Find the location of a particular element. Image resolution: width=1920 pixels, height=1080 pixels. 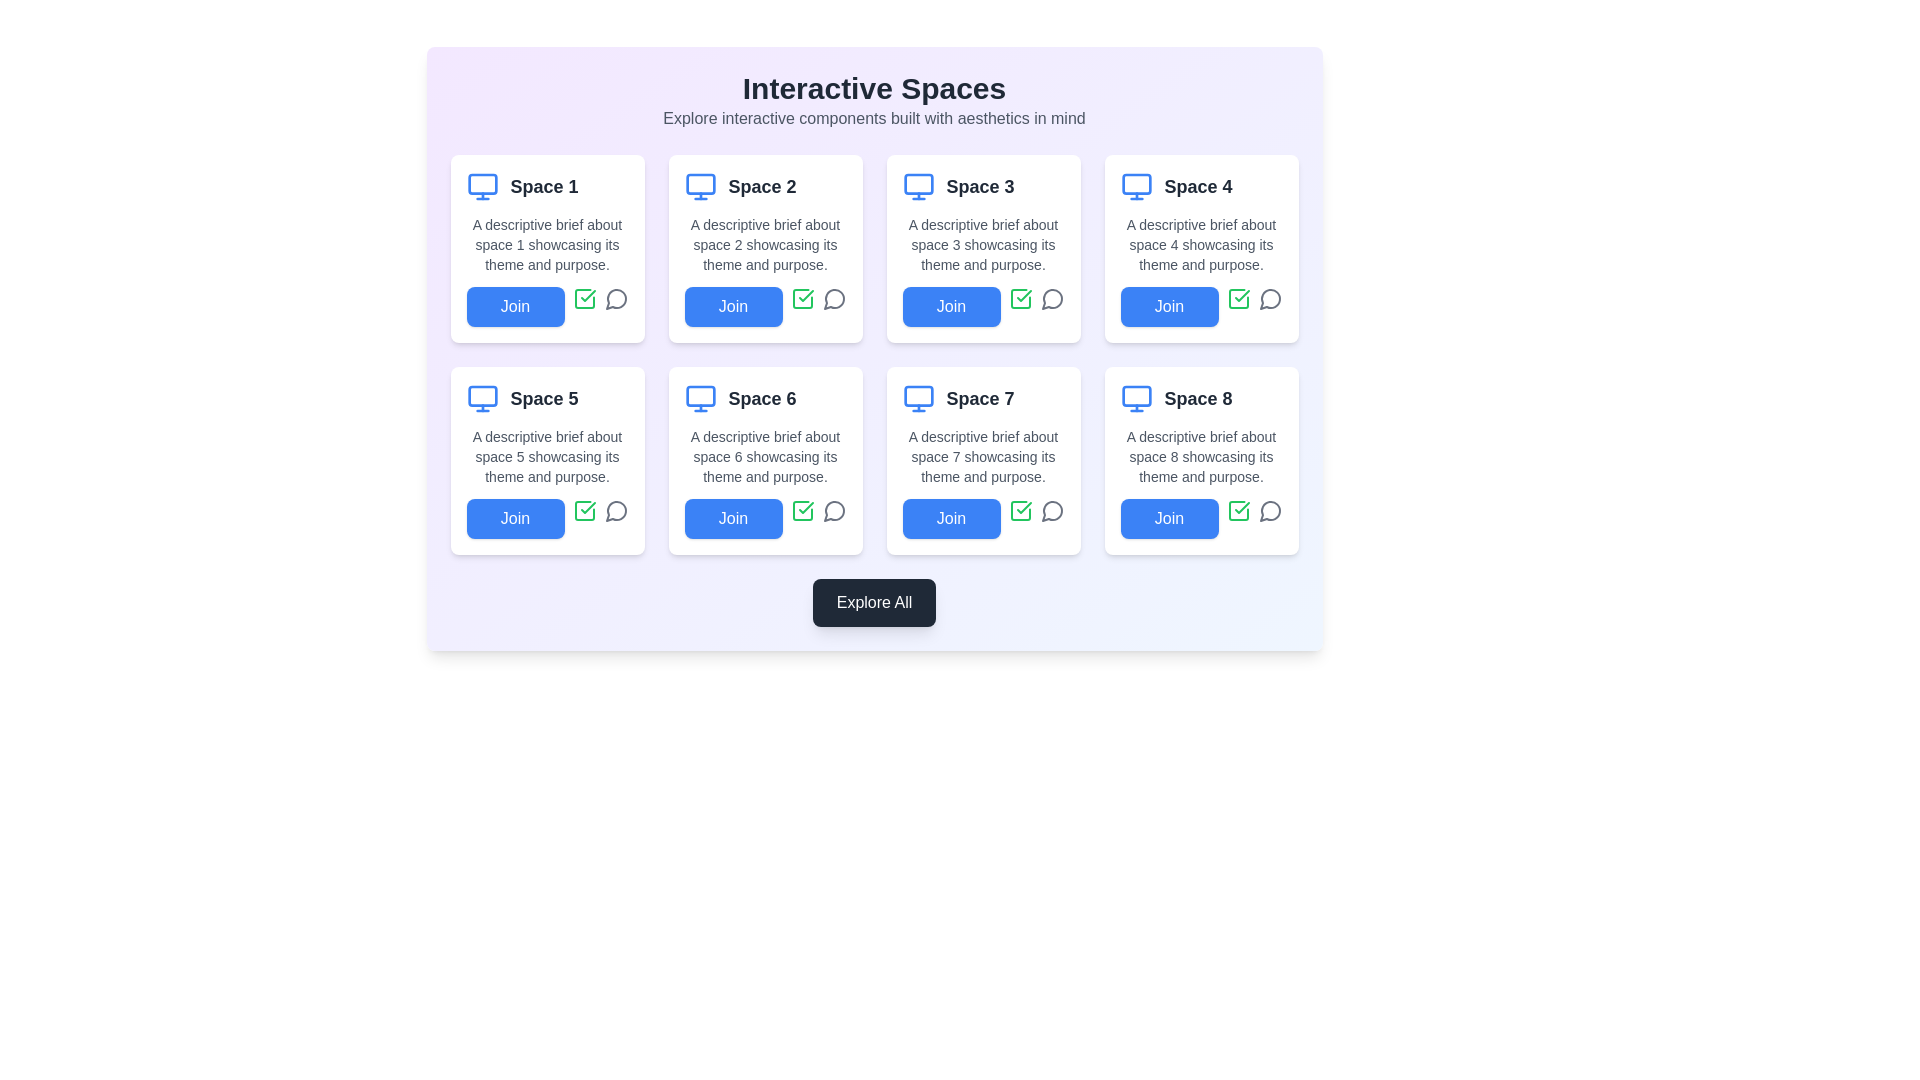

the bold text label 'Space 6' is located at coordinates (761, 398).